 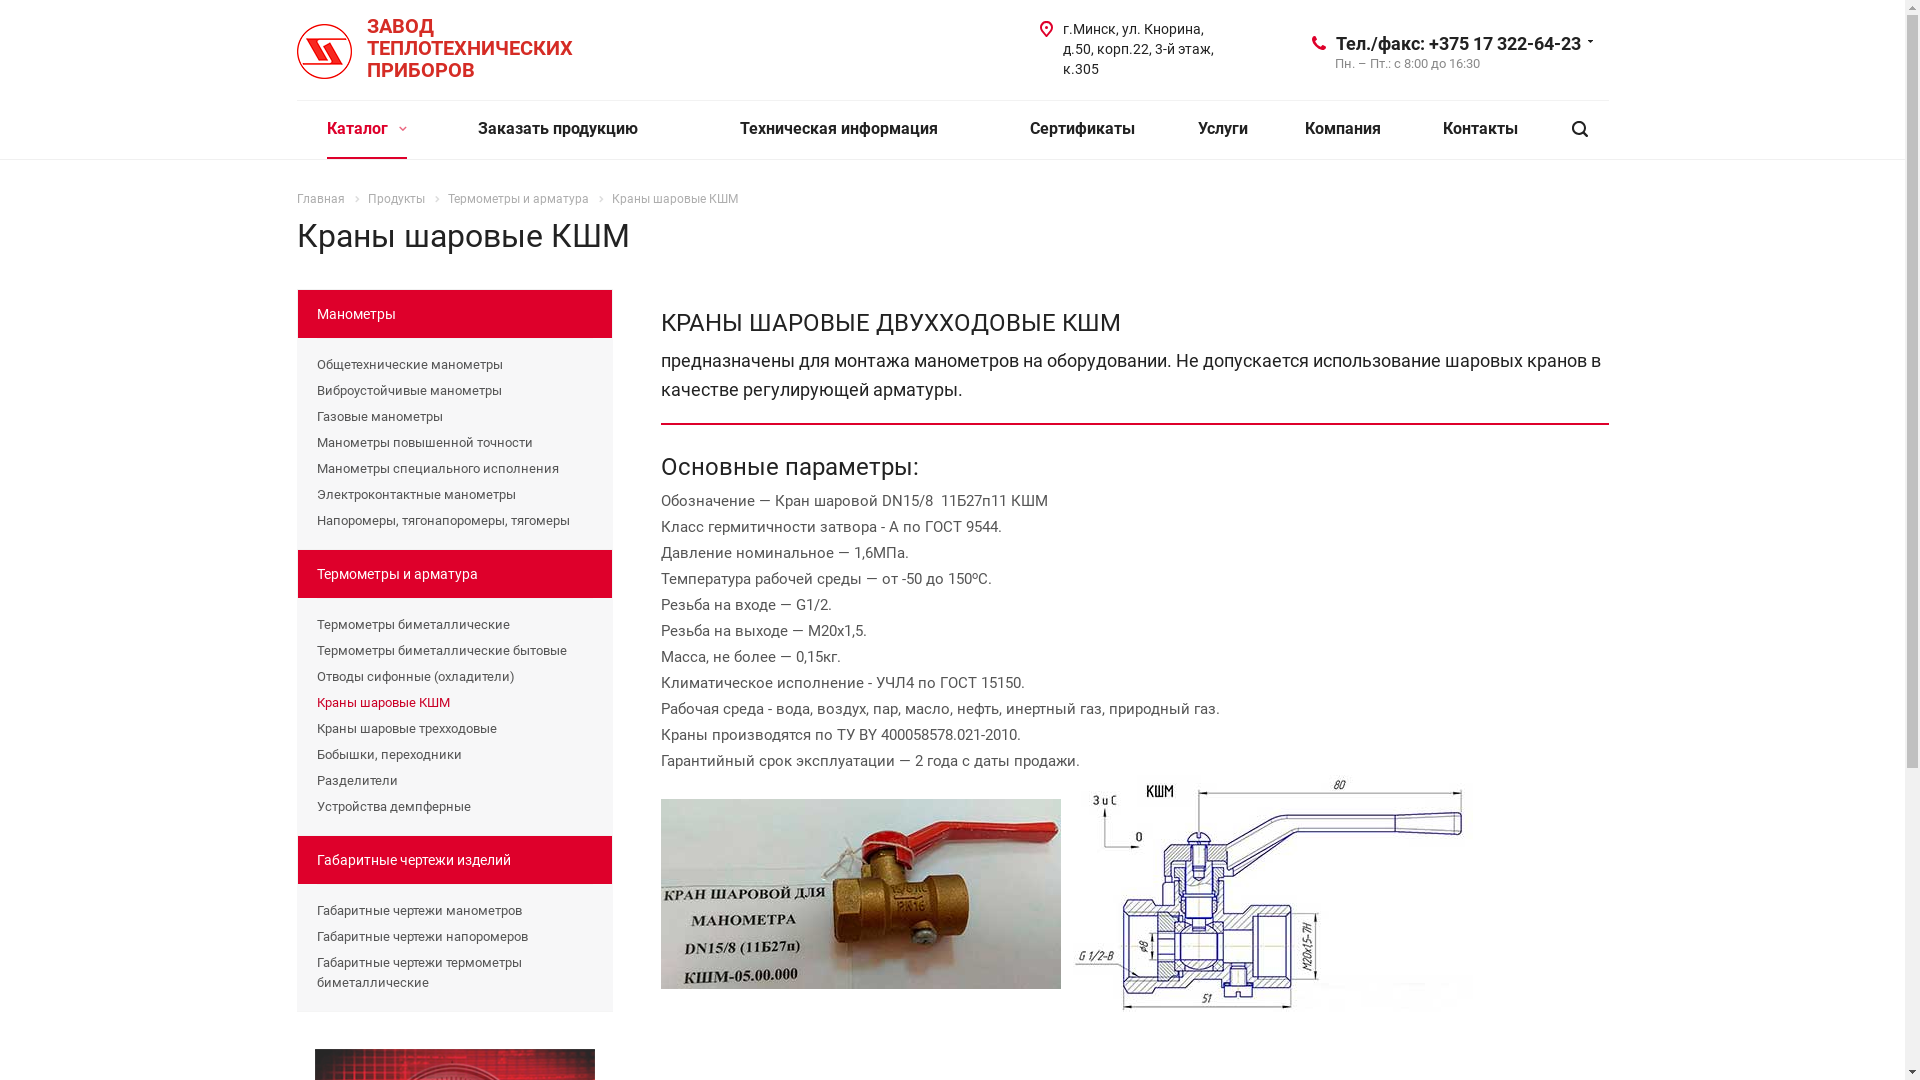 I want to click on 'kshm-1-1.jpg', so click(x=859, y=893).